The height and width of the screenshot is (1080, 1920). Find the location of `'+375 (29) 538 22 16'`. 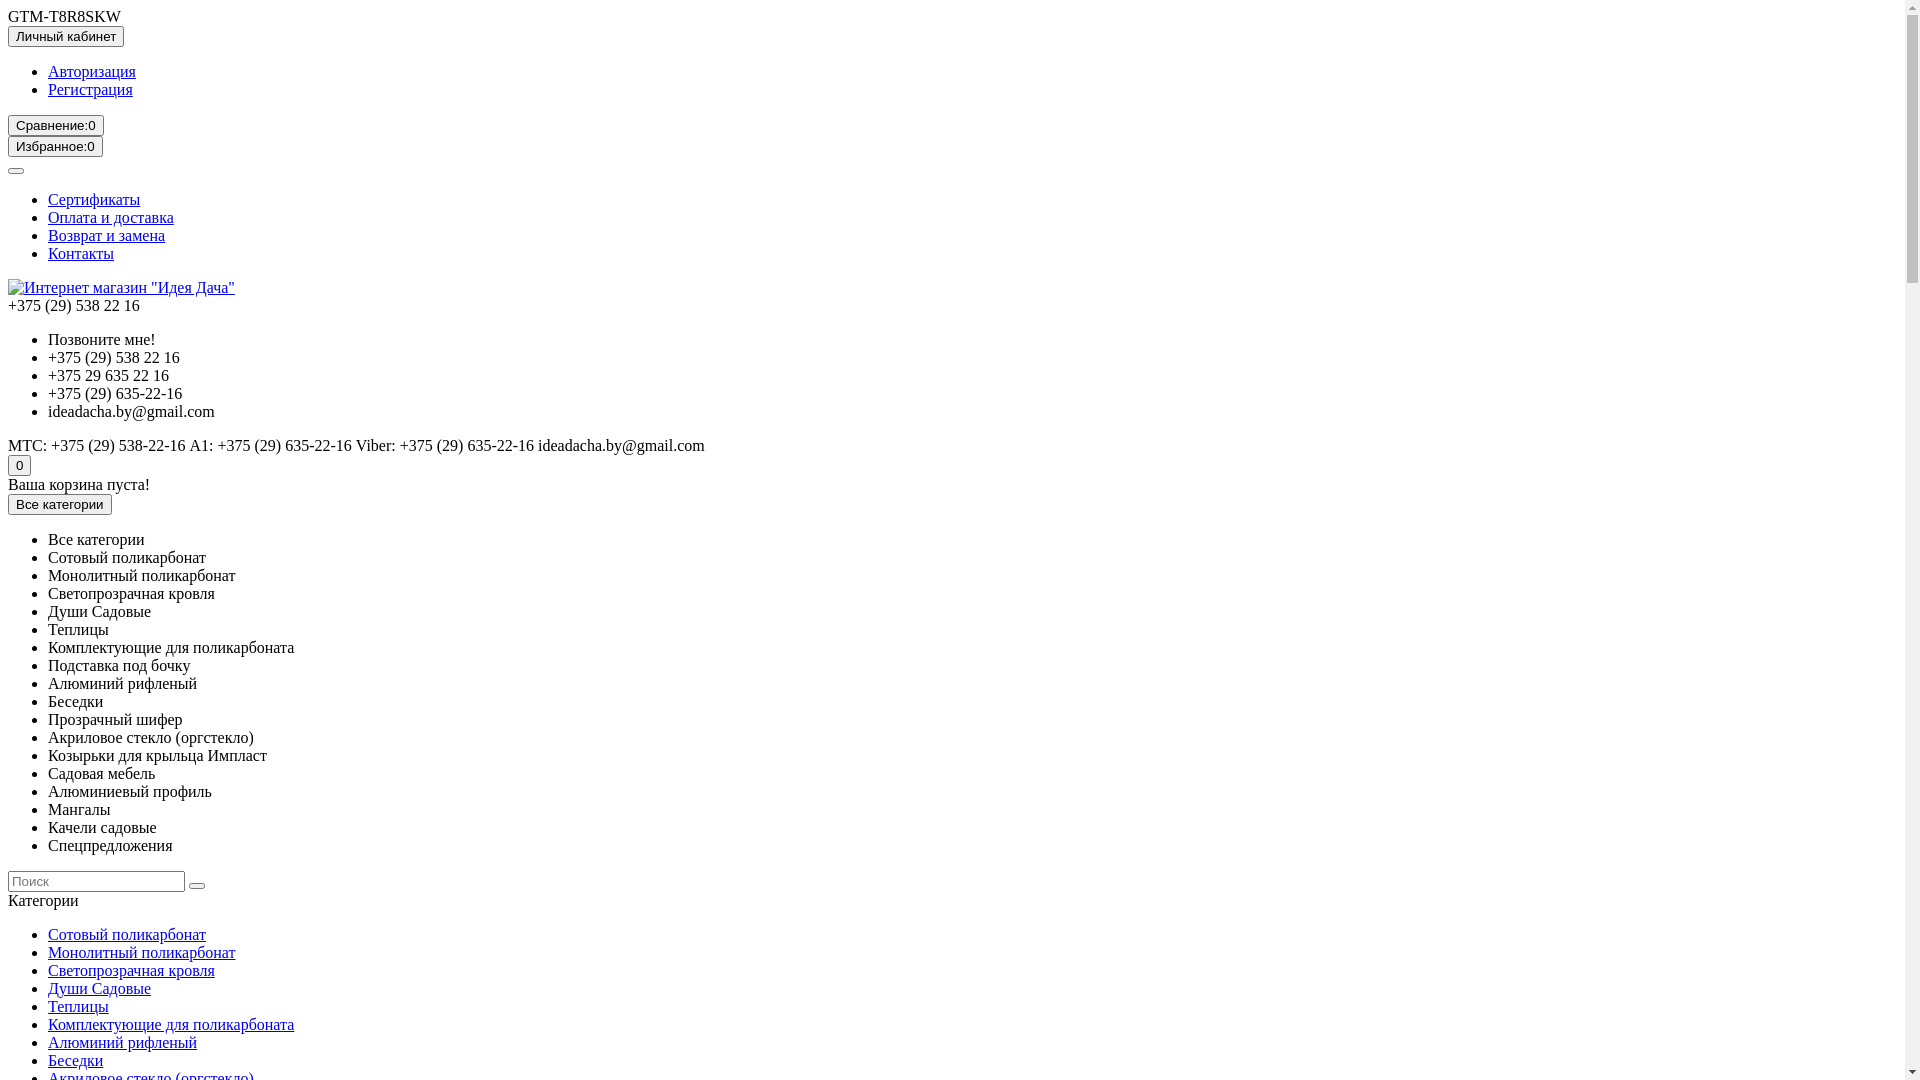

'+375 (29) 538 22 16' is located at coordinates (113, 356).